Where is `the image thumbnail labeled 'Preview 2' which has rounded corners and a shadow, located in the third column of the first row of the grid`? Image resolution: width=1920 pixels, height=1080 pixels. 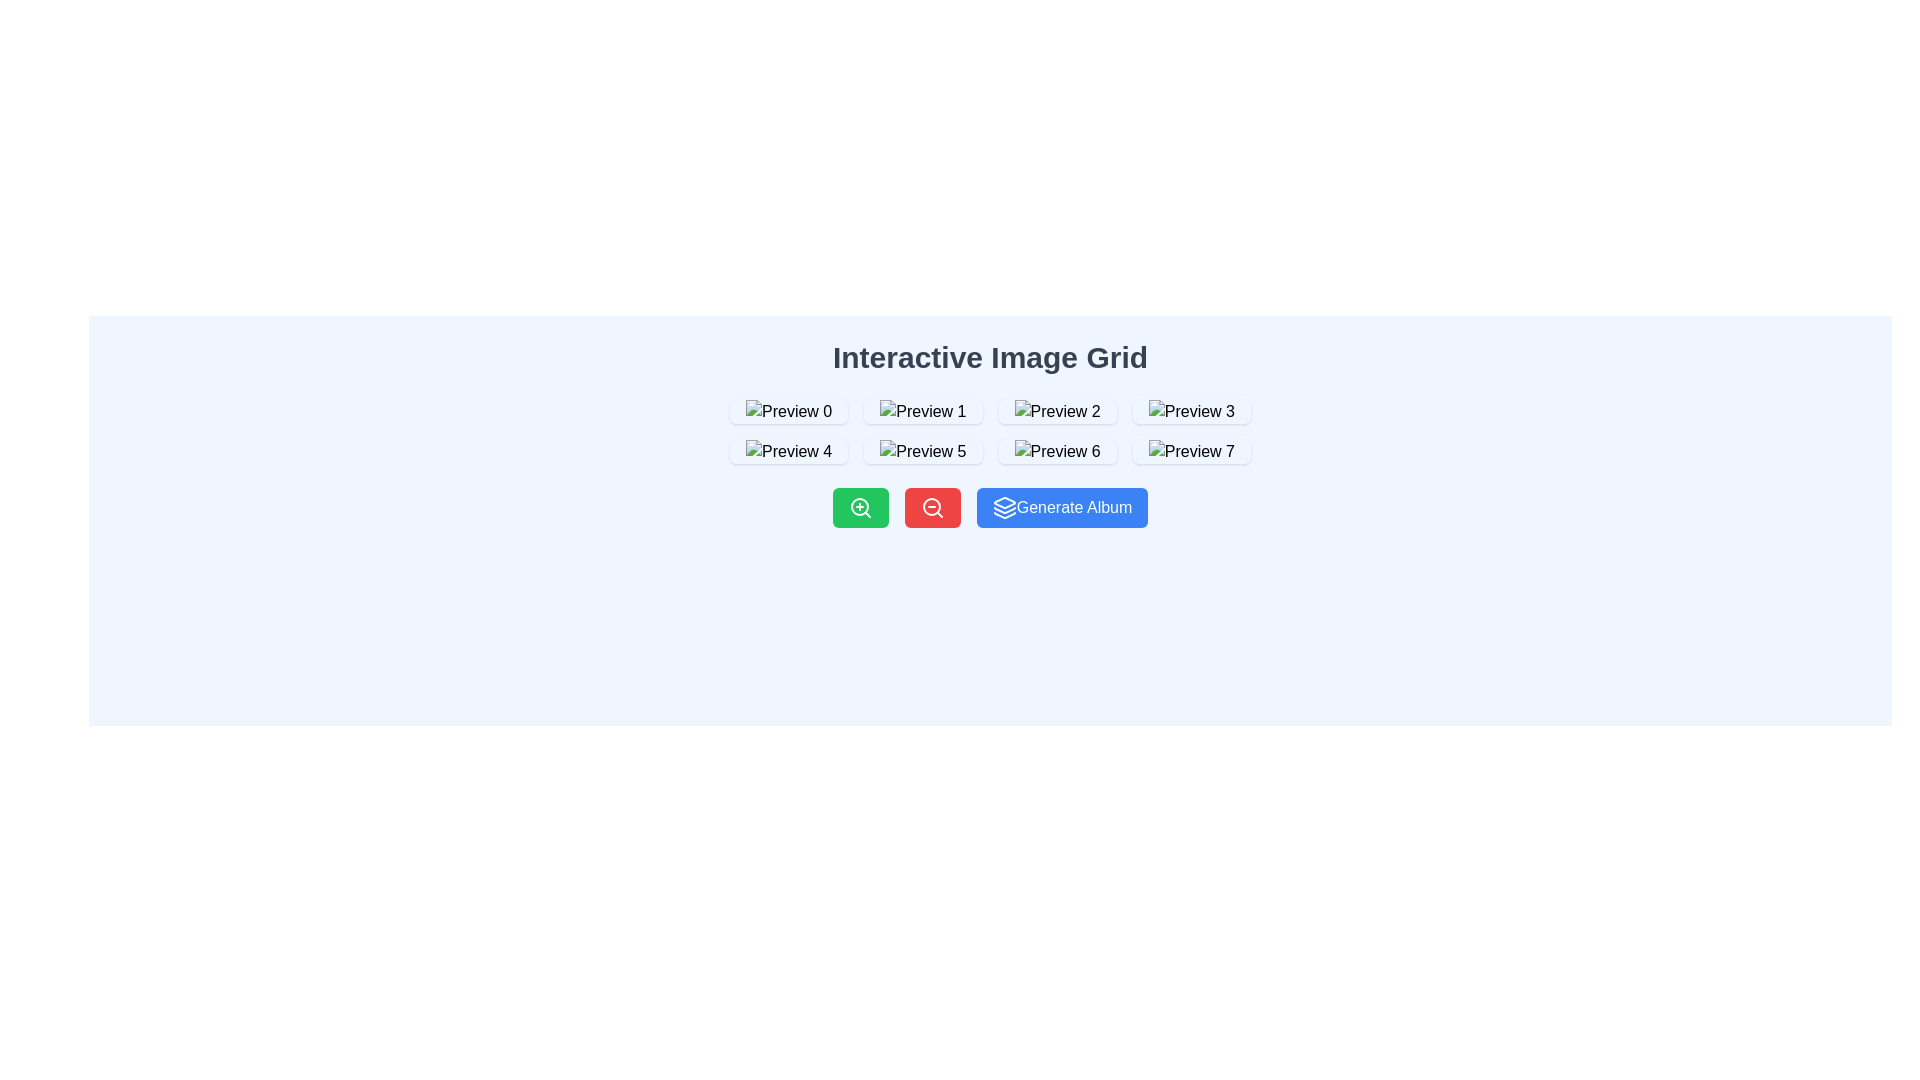
the image thumbnail labeled 'Preview 2' which has rounded corners and a shadow, located in the third column of the first row of the grid is located at coordinates (1056, 411).